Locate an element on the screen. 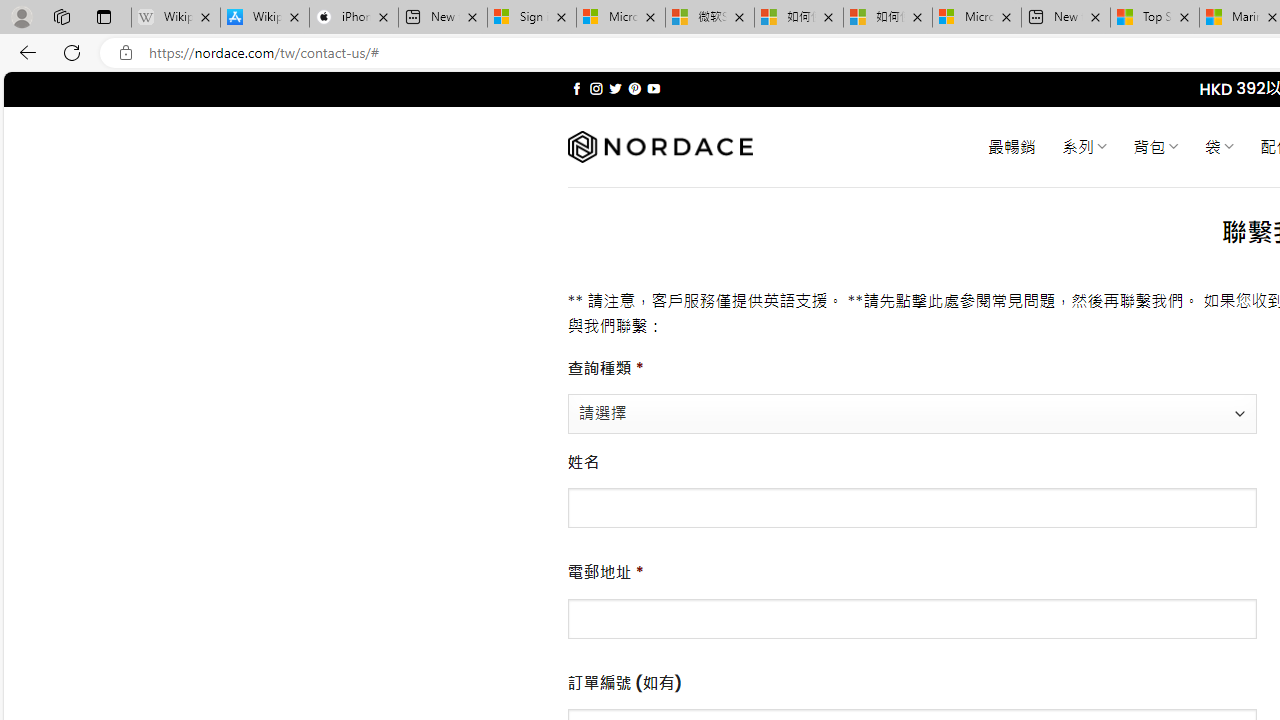 This screenshot has height=720, width=1280. 'Follow on Pinterest' is located at coordinates (633, 88).